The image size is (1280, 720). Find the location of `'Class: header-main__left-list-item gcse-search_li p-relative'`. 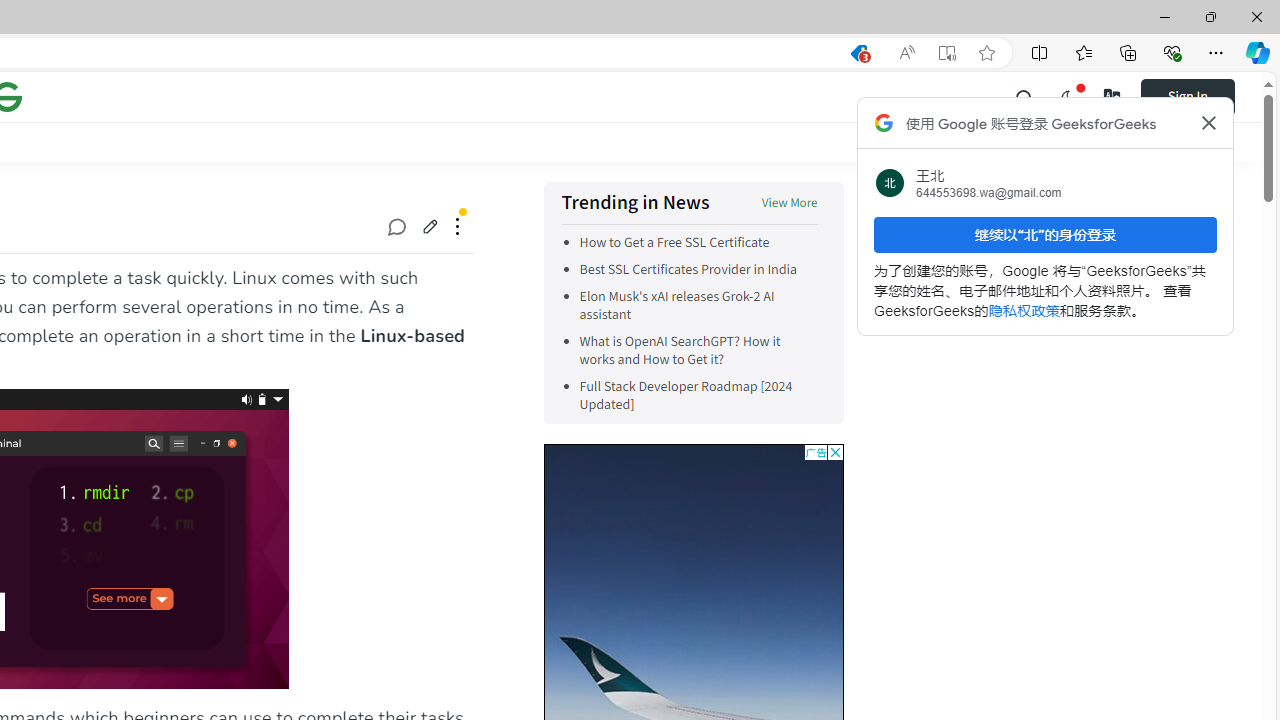

'Class: header-main__left-list-item gcse-search_li p-relative' is located at coordinates (1025, 96).